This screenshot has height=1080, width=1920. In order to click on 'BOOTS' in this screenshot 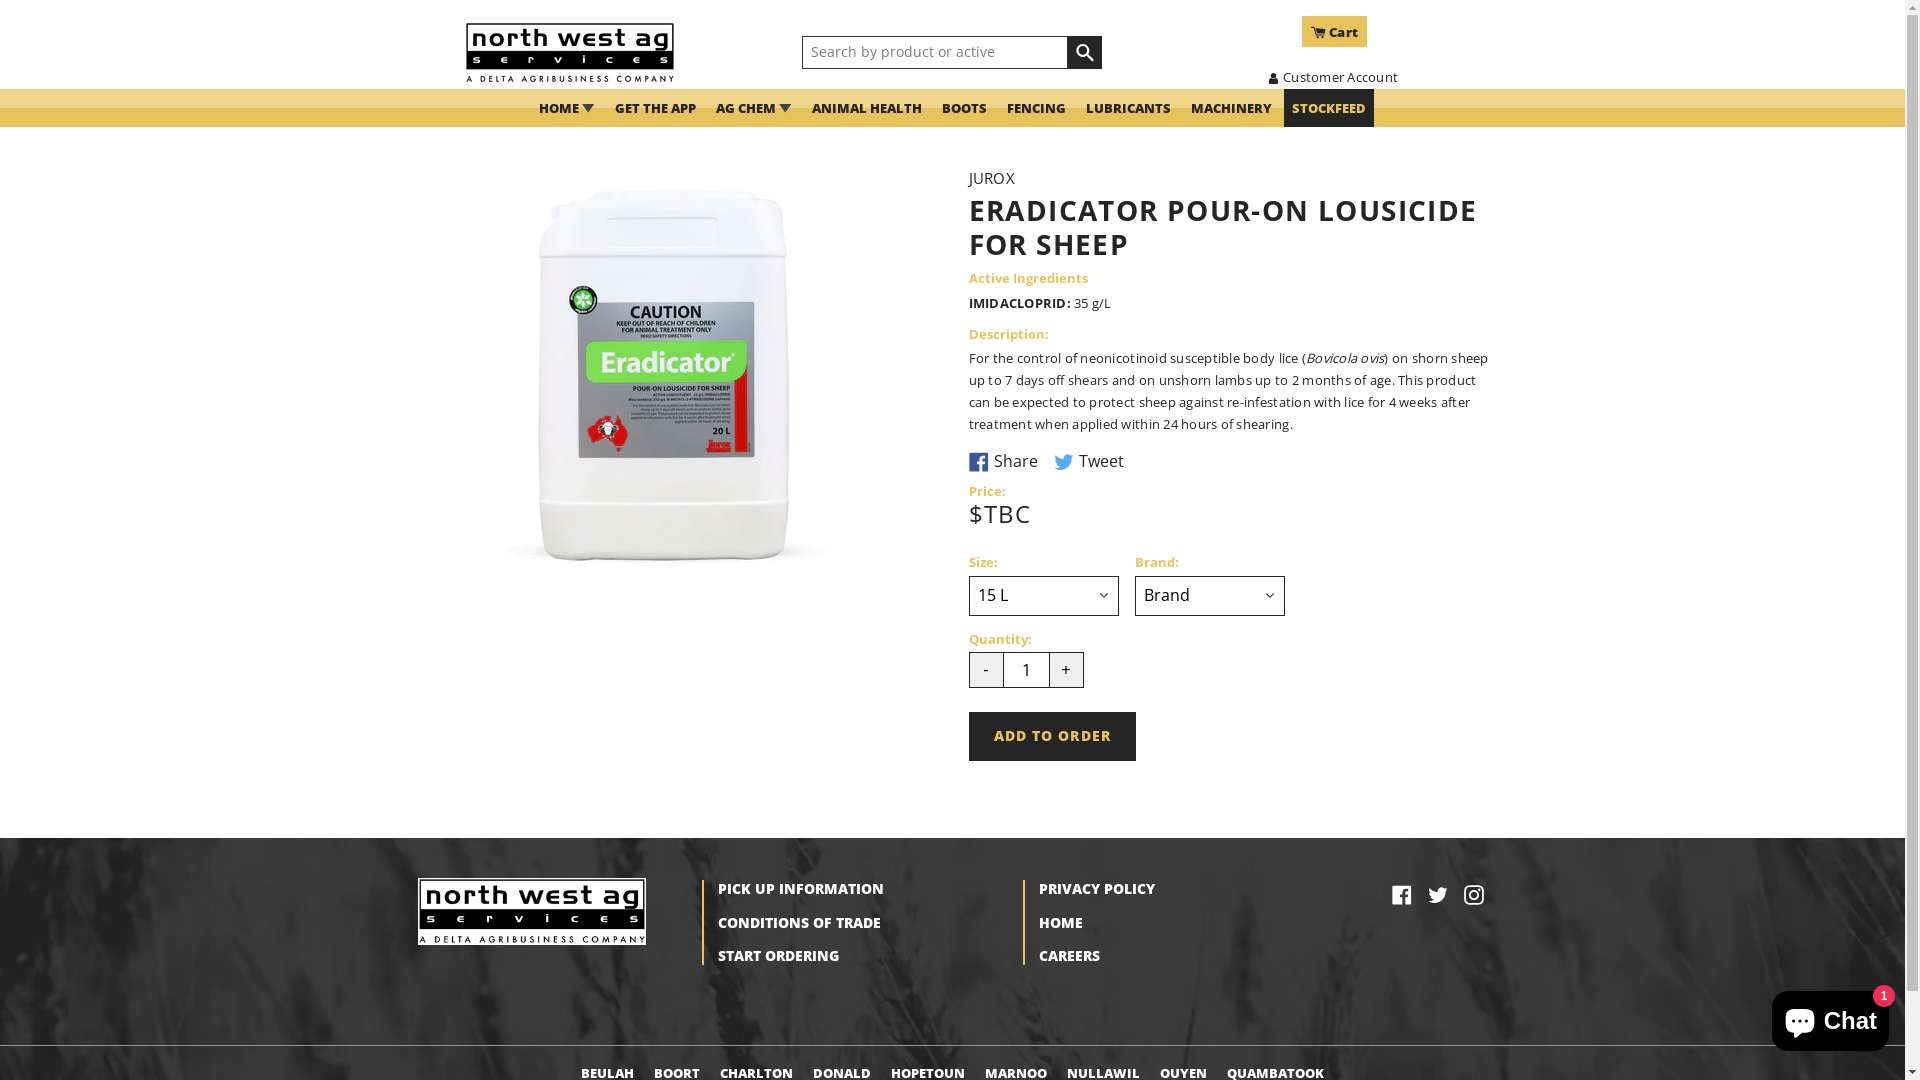, I will do `click(964, 108)`.